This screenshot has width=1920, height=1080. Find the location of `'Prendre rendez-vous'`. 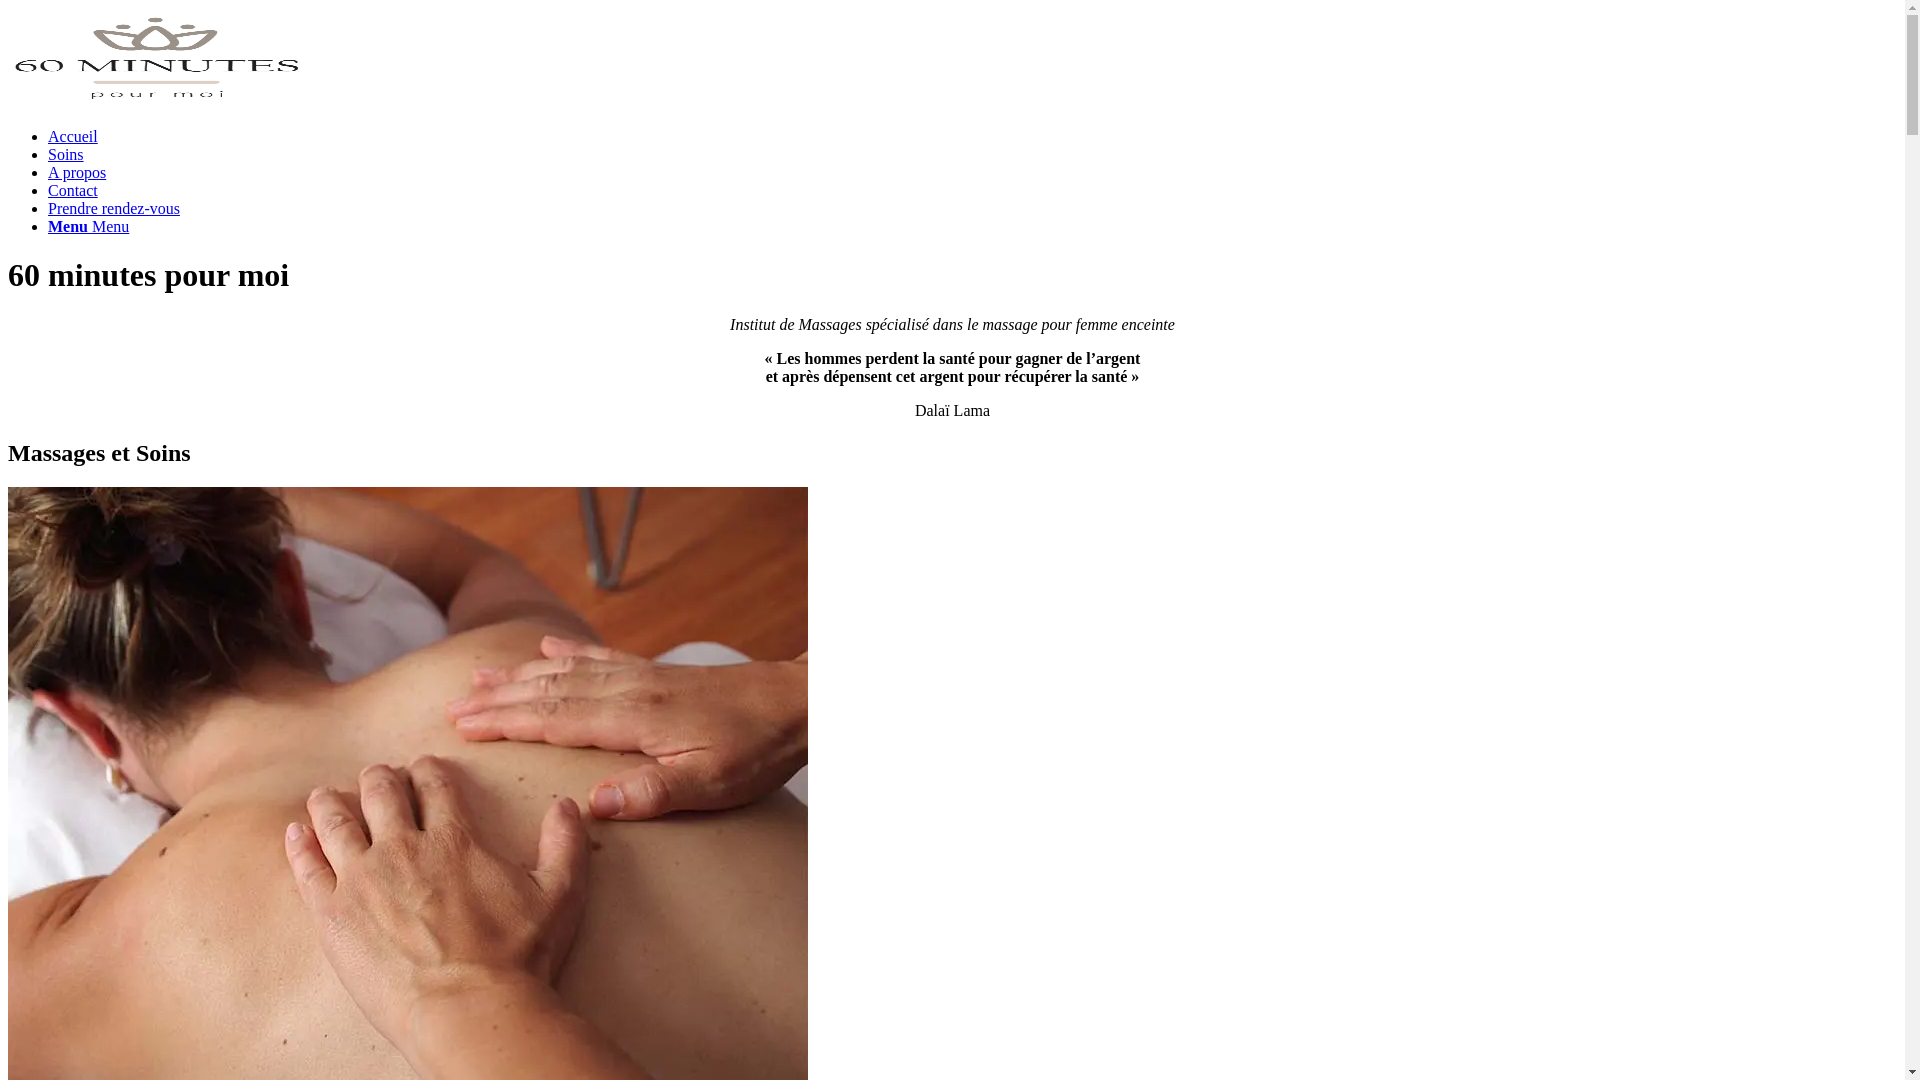

'Prendre rendez-vous' is located at coordinates (113, 208).